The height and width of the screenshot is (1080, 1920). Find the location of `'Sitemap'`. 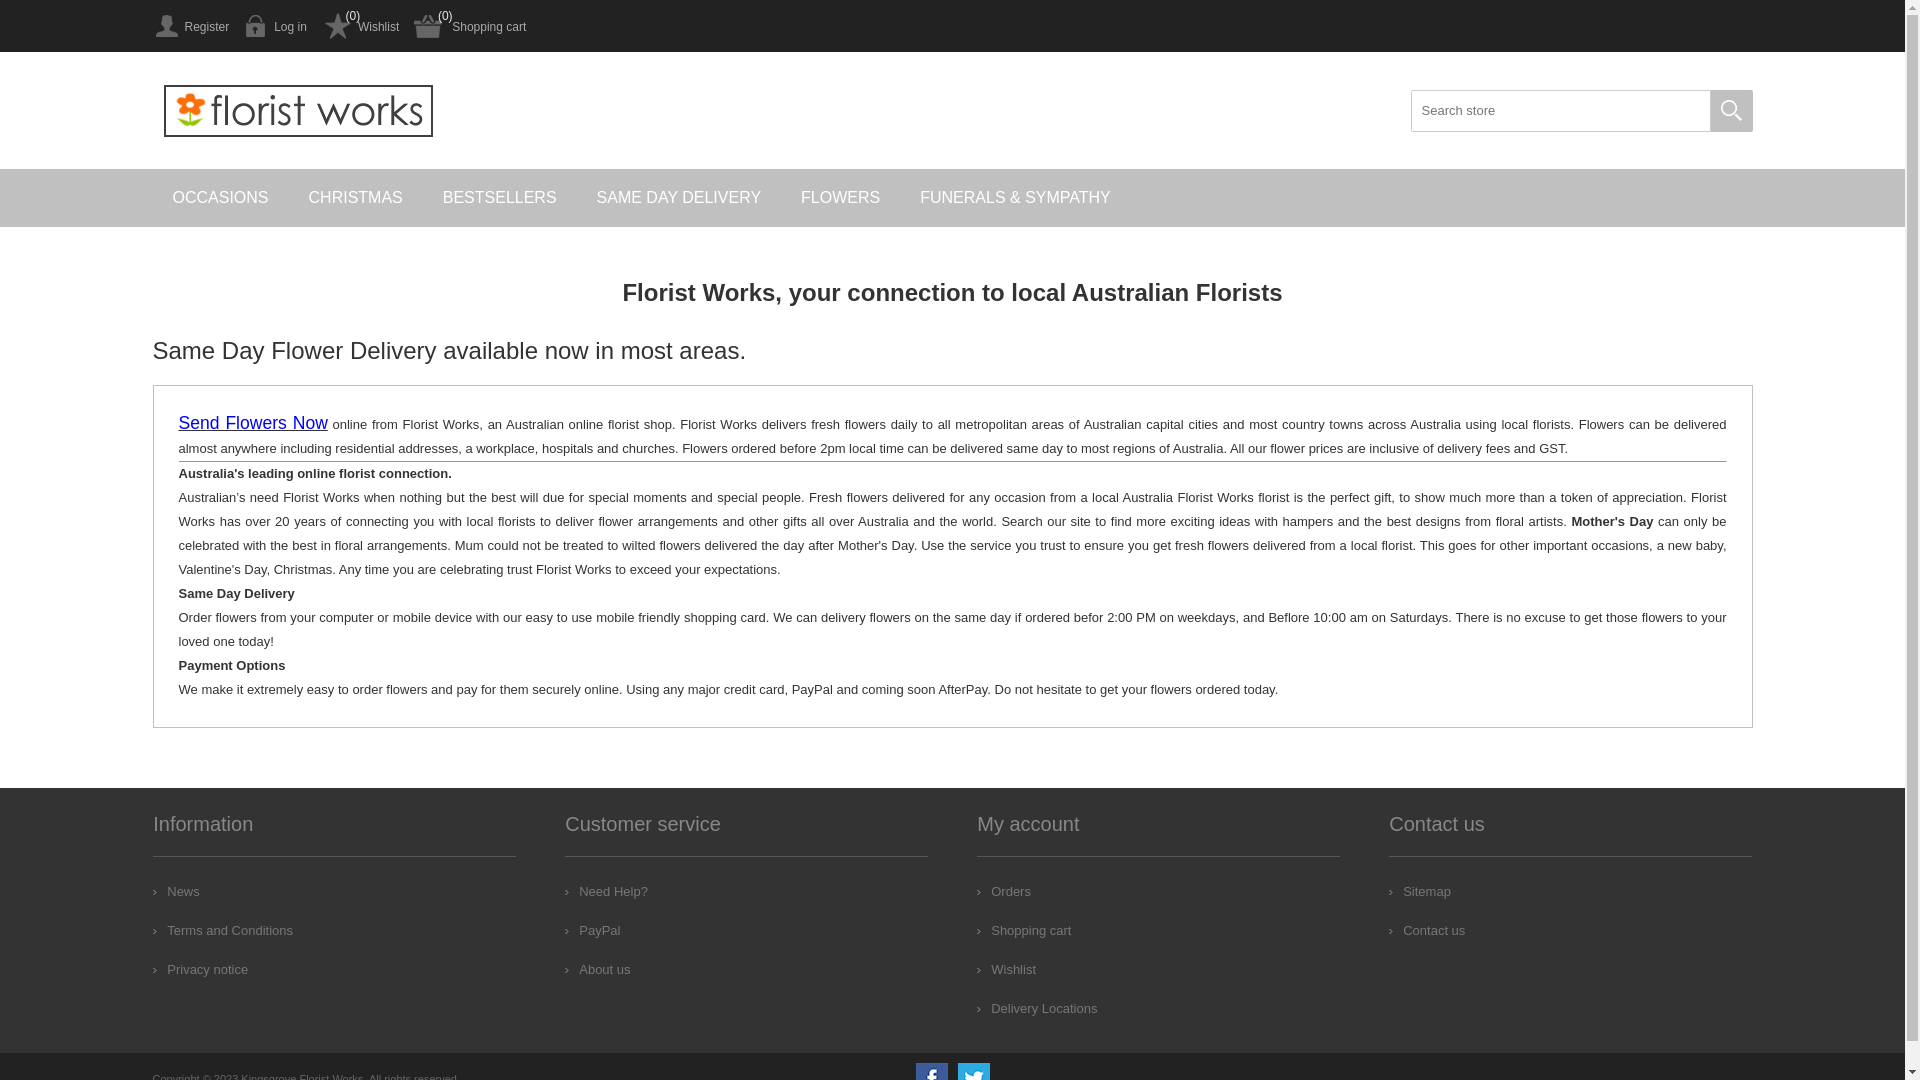

'Sitemap' is located at coordinates (1419, 890).